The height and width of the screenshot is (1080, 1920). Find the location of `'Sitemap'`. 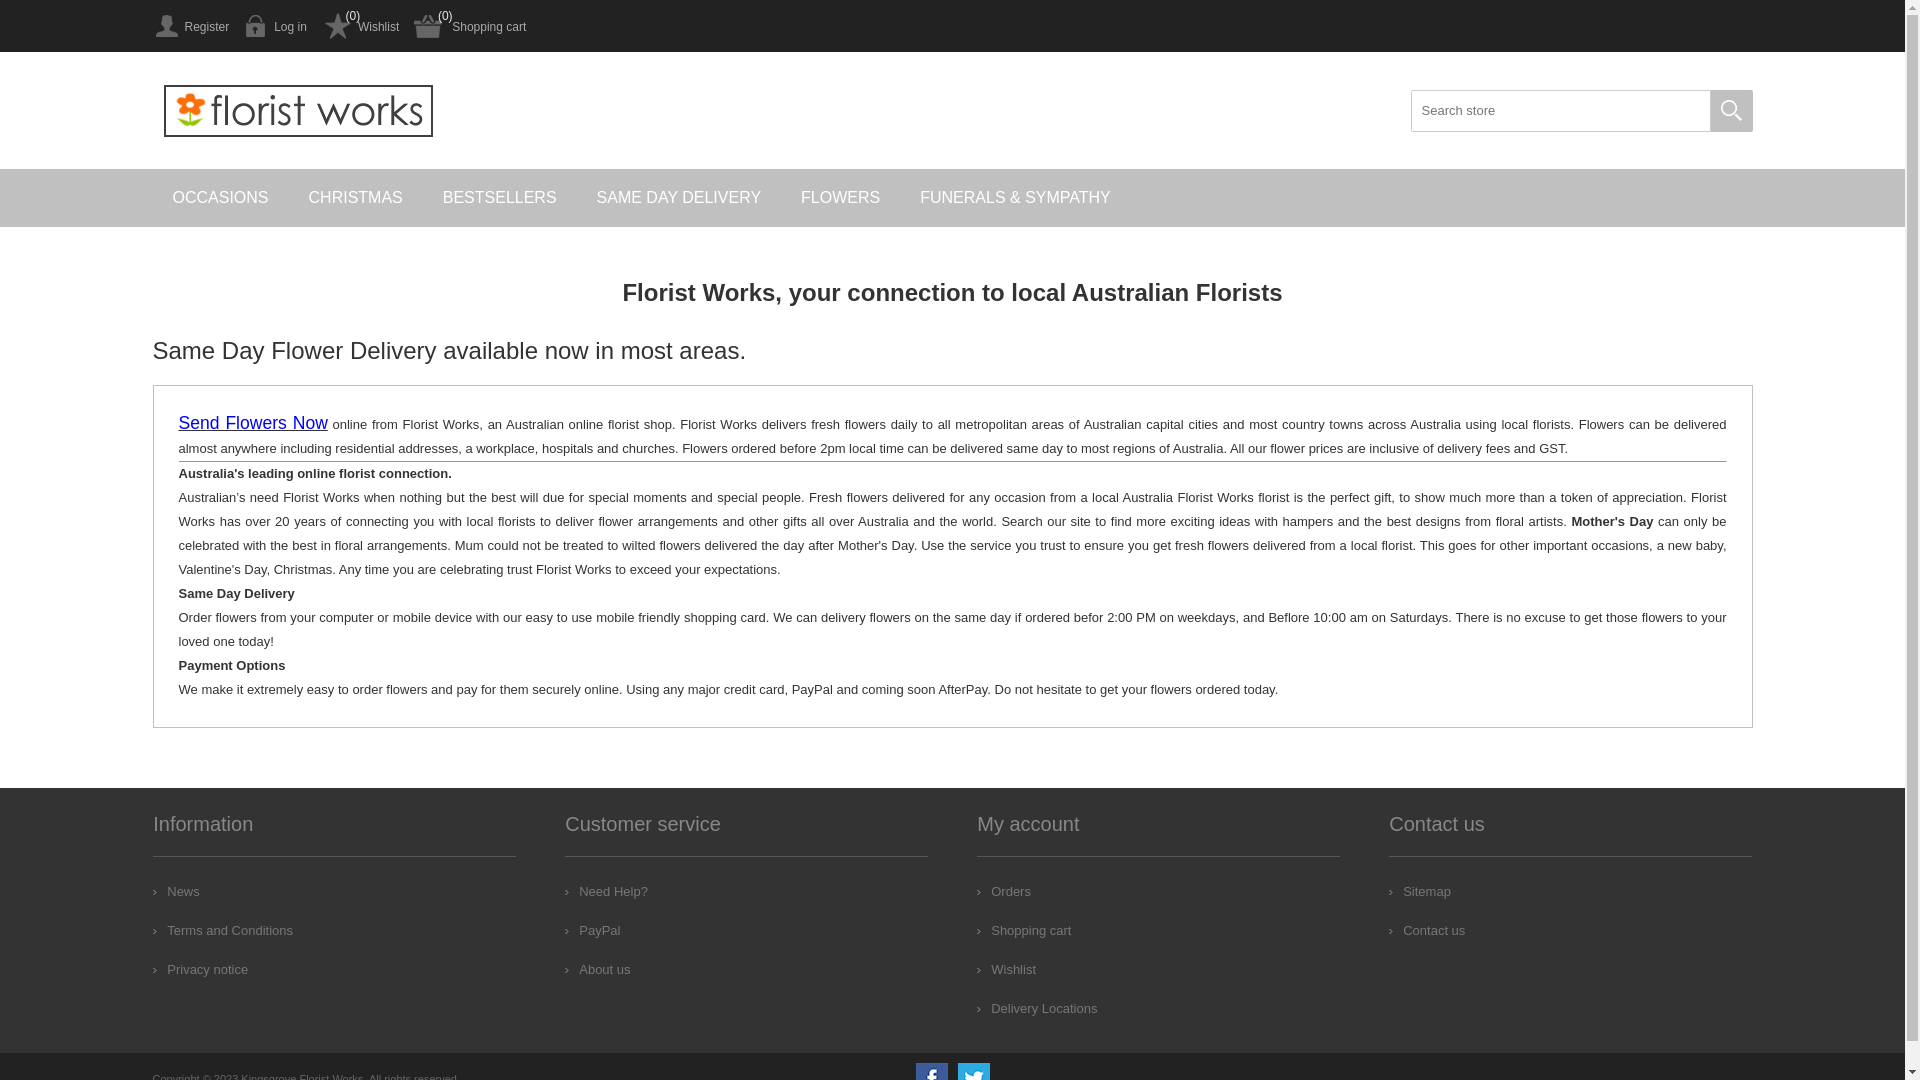

'Sitemap' is located at coordinates (1419, 890).